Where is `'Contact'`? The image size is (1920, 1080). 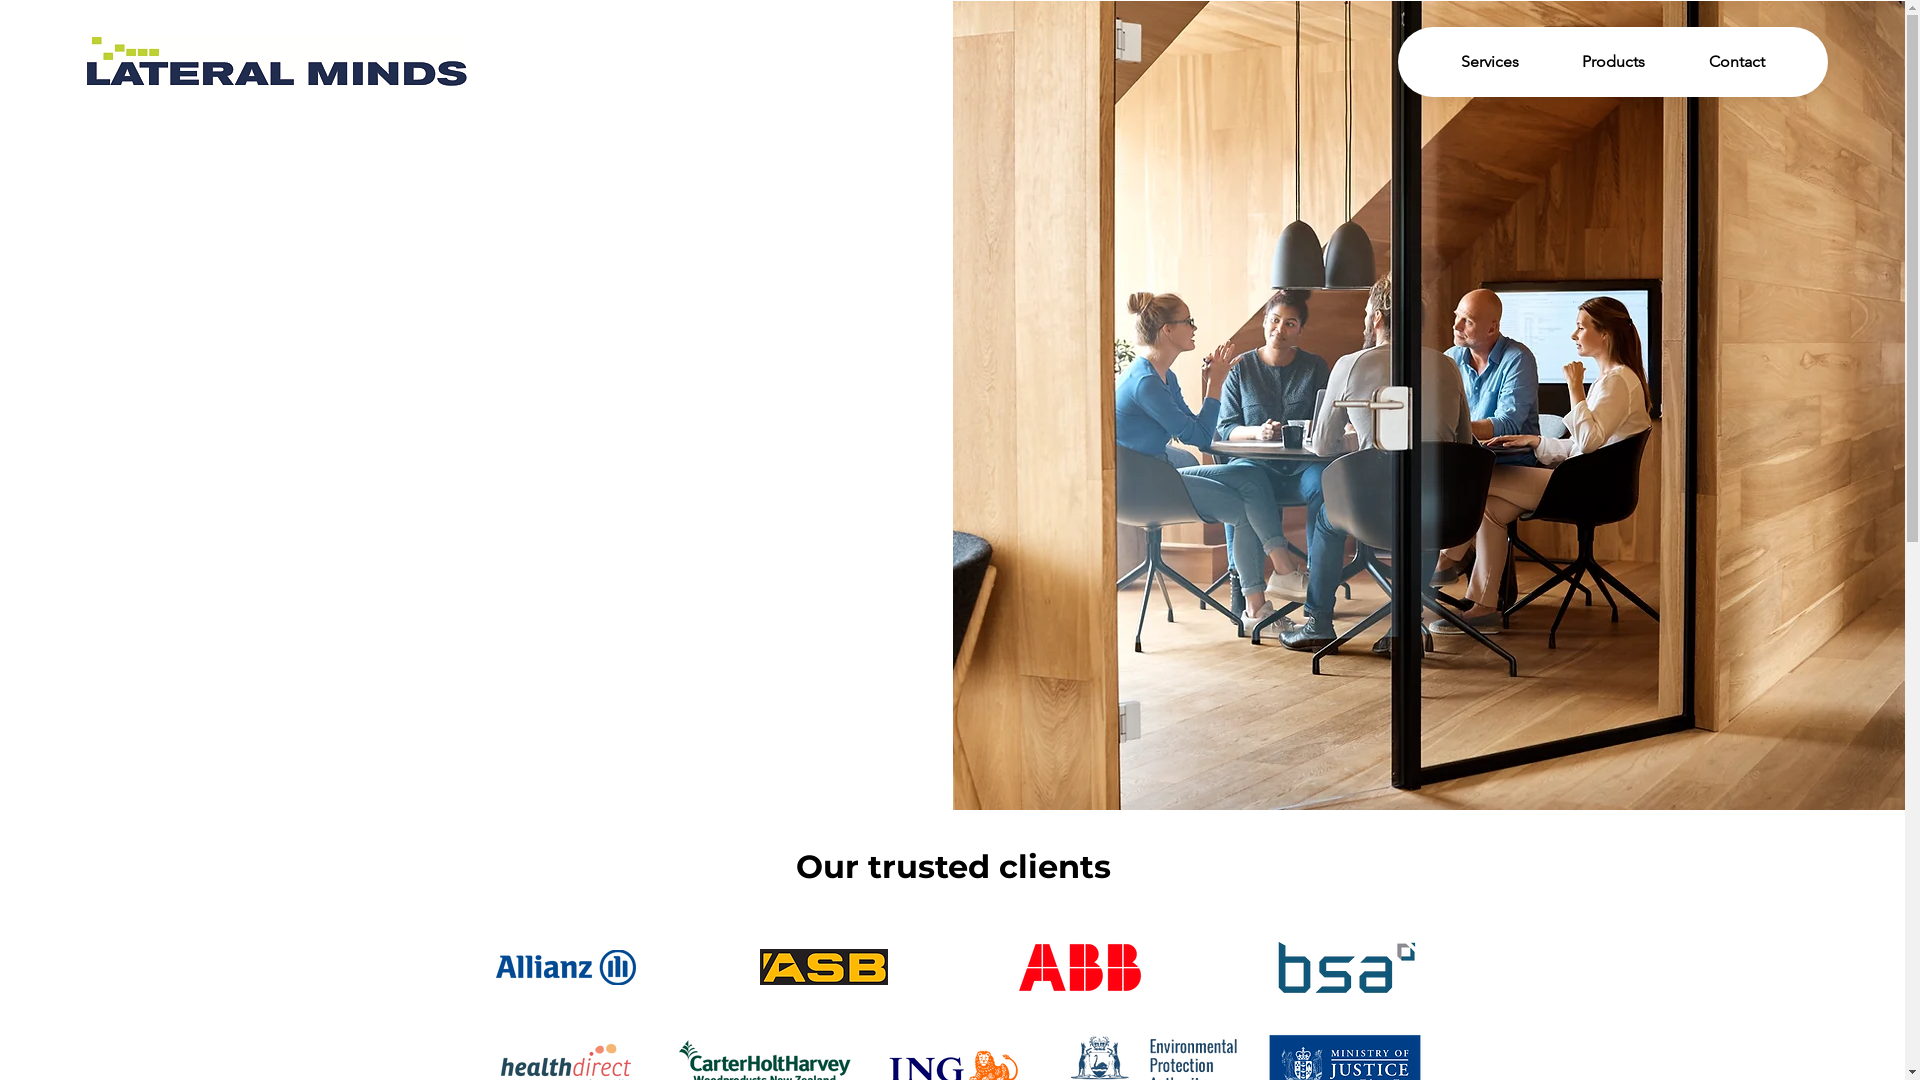
'Contact' is located at coordinates (1675, 60).